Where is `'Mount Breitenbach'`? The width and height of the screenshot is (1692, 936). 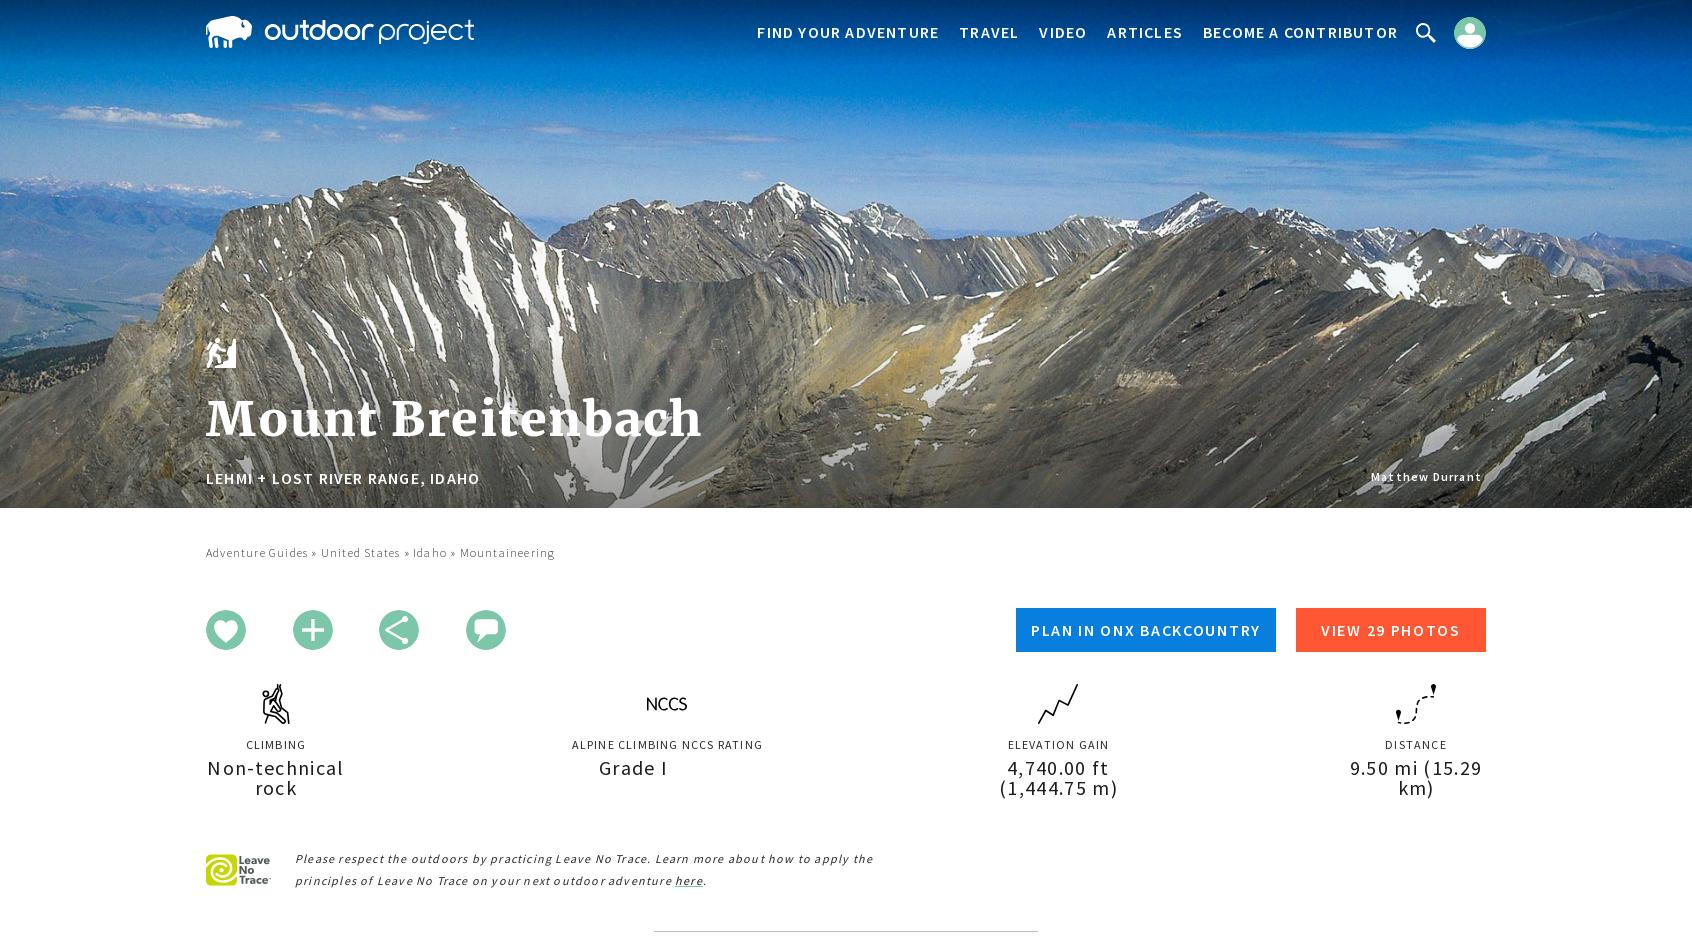
'Mount Breitenbach' is located at coordinates (204, 417).